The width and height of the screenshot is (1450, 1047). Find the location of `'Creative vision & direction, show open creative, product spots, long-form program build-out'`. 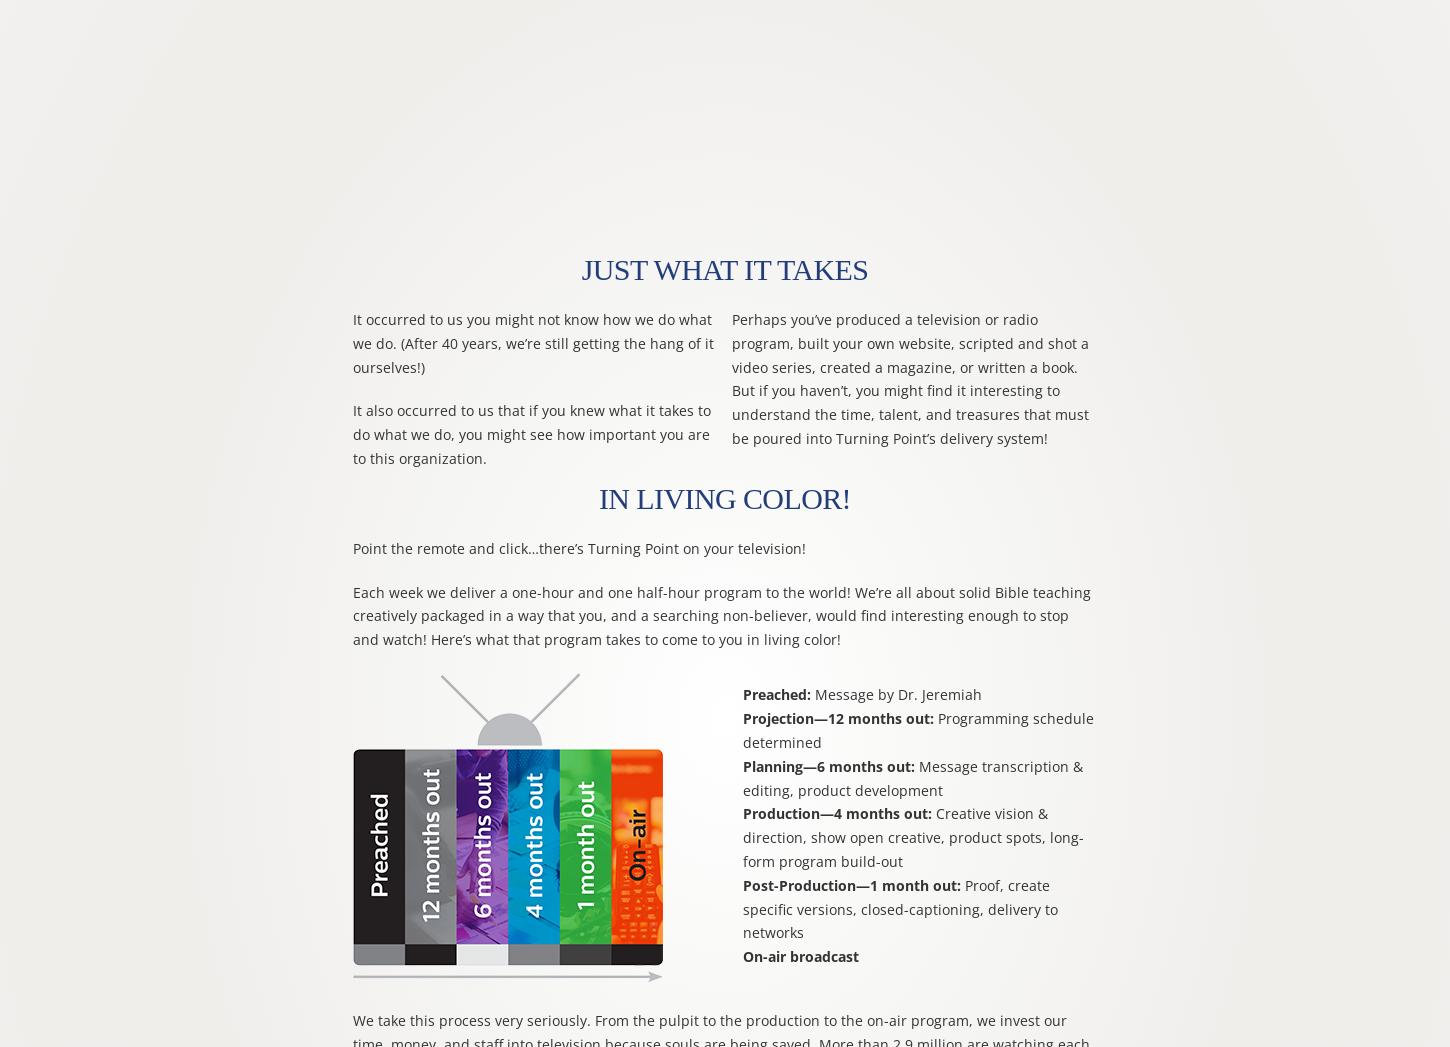

'Creative vision & direction, show open creative, product spots, long-form program build-out' is located at coordinates (911, 836).